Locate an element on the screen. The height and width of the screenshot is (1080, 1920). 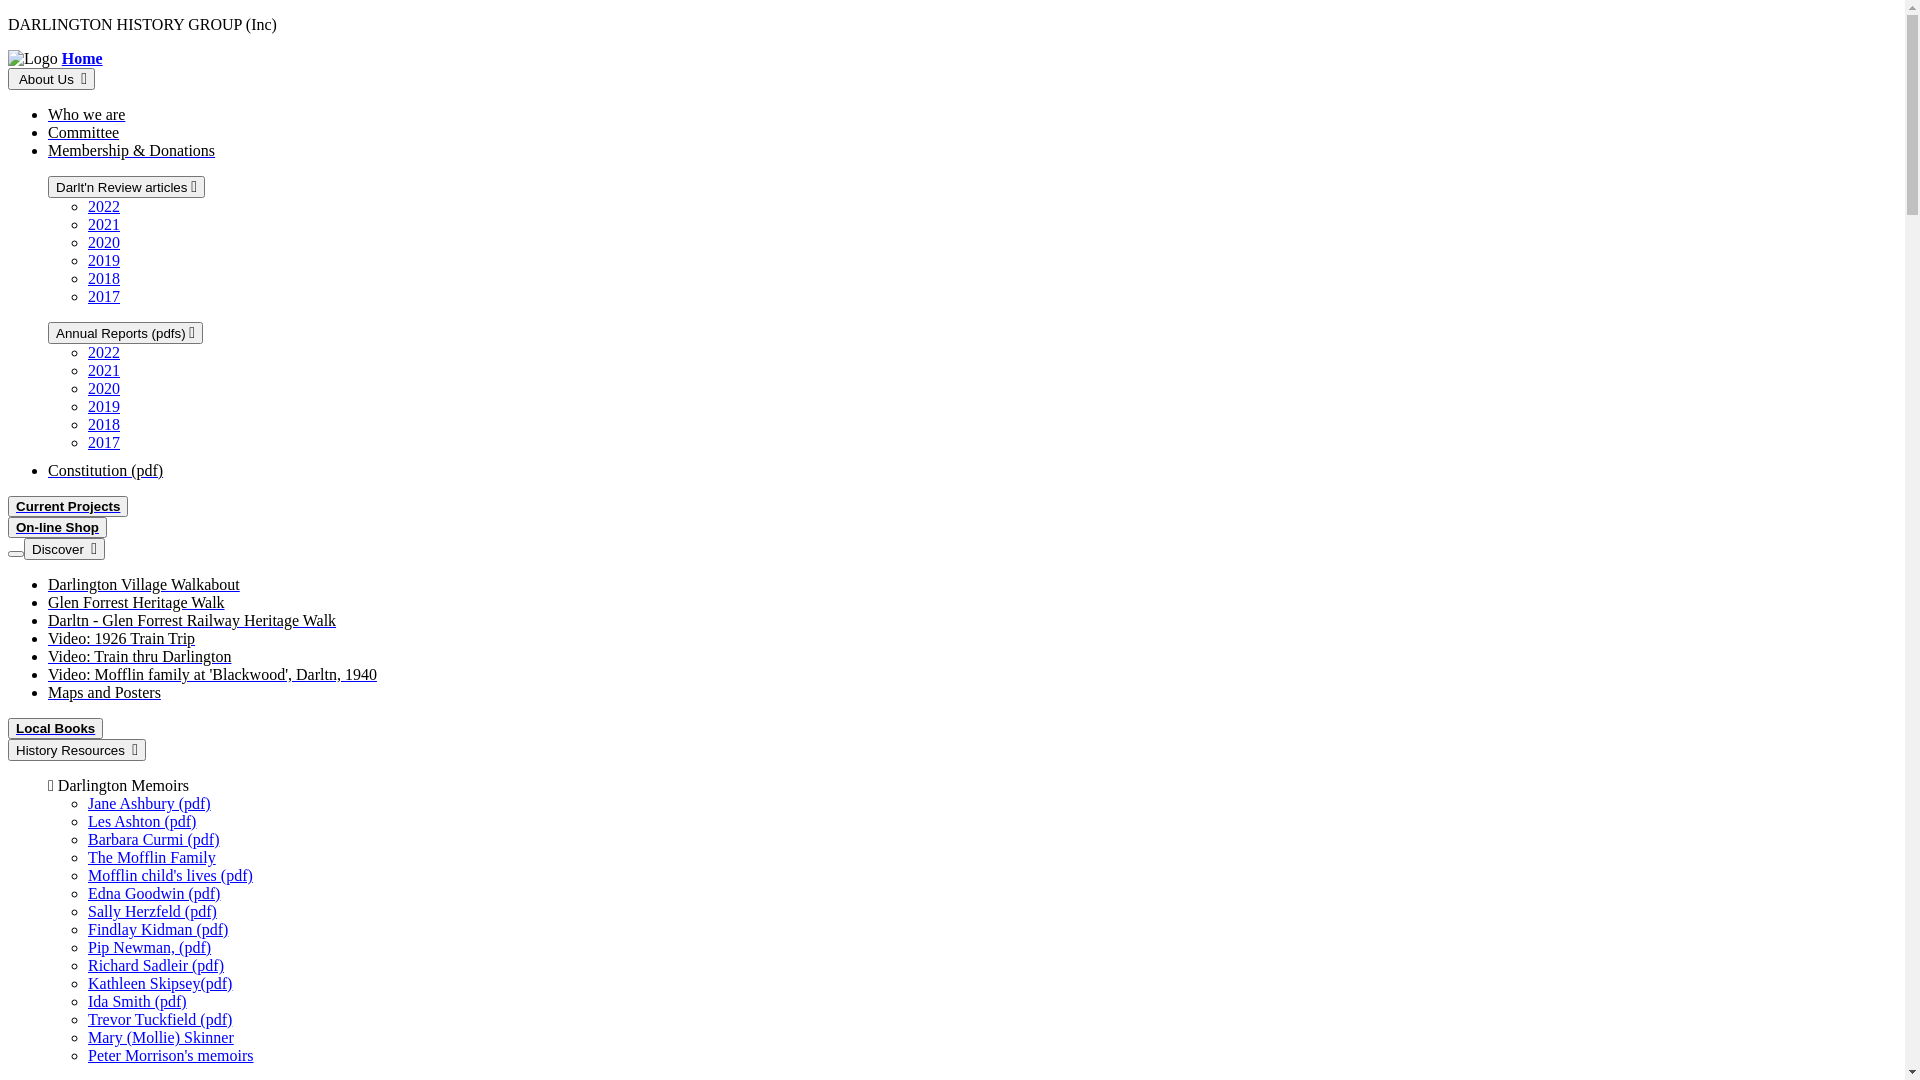
'Barbara Curmi (pdf)' is located at coordinates (152, 839).